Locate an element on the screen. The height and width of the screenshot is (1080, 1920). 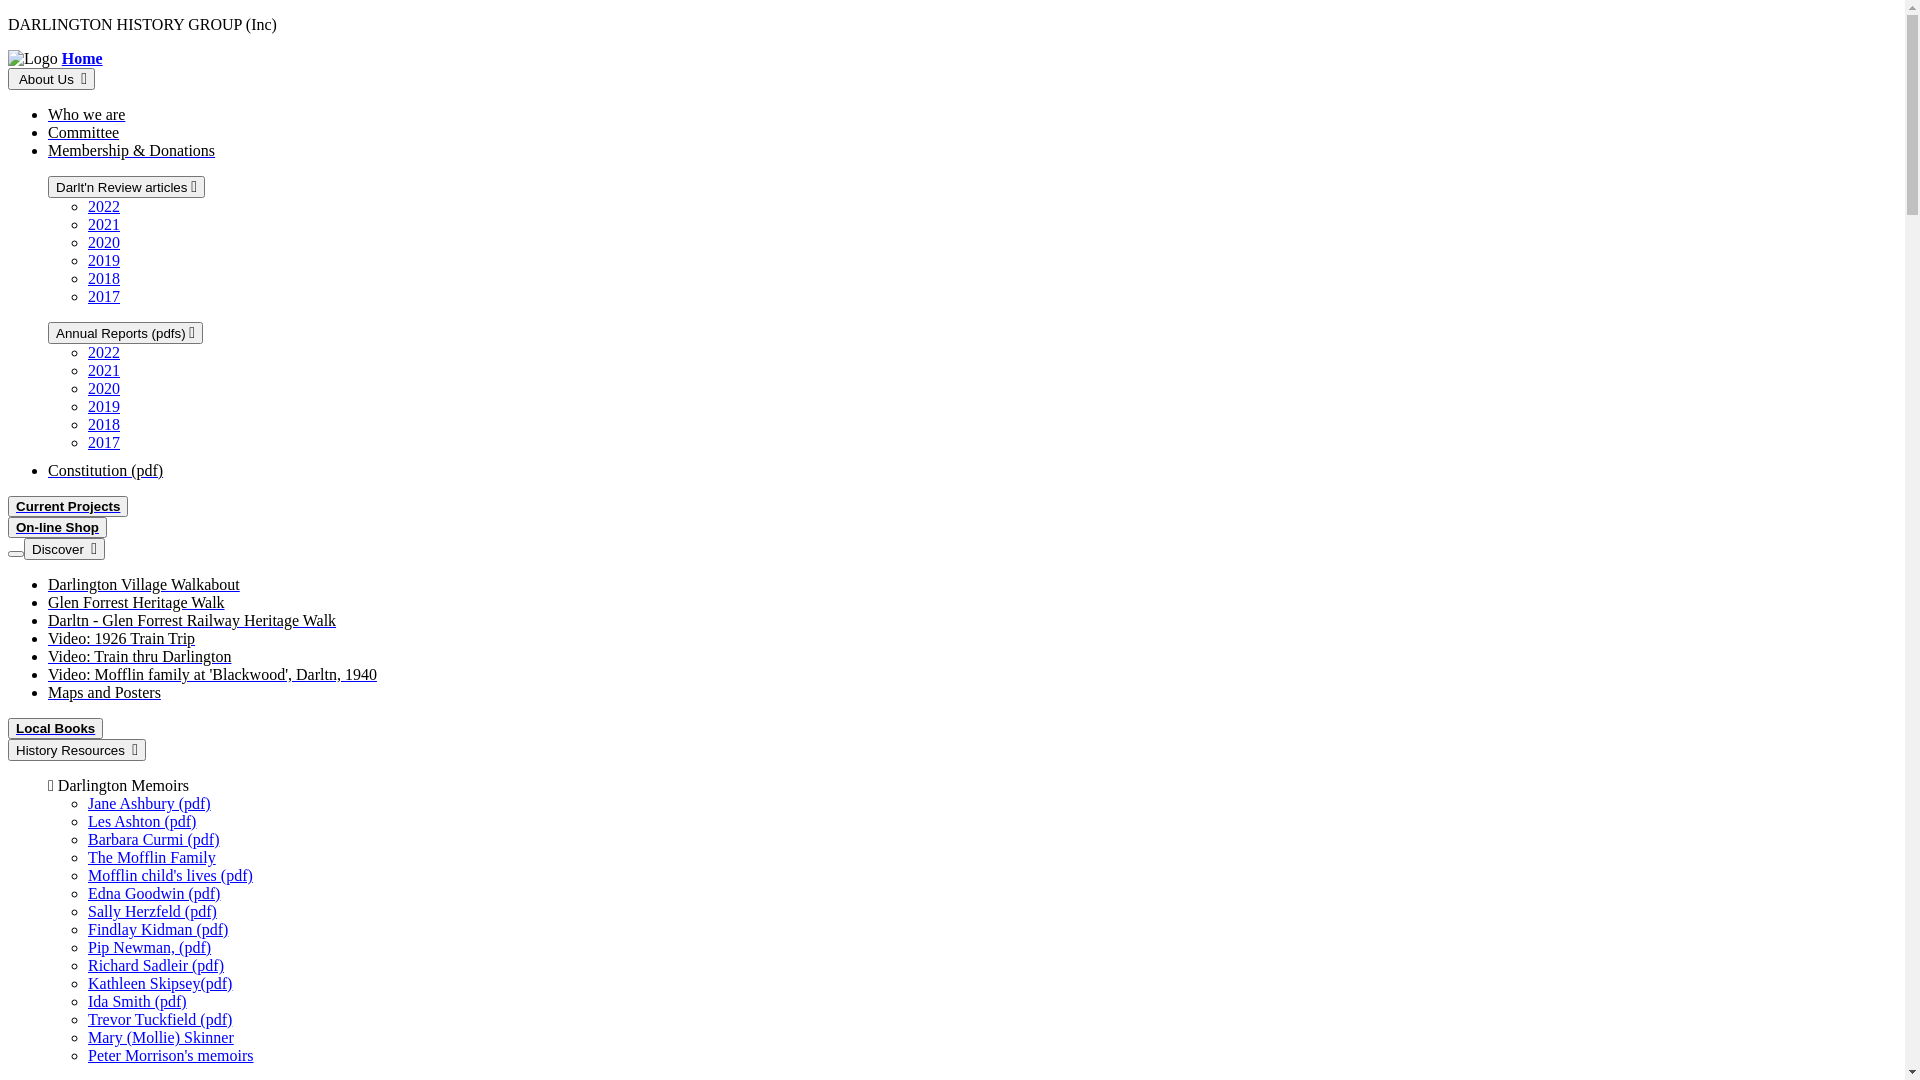
'Barbara Curmi (pdf)' is located at coordinates (152, 839).